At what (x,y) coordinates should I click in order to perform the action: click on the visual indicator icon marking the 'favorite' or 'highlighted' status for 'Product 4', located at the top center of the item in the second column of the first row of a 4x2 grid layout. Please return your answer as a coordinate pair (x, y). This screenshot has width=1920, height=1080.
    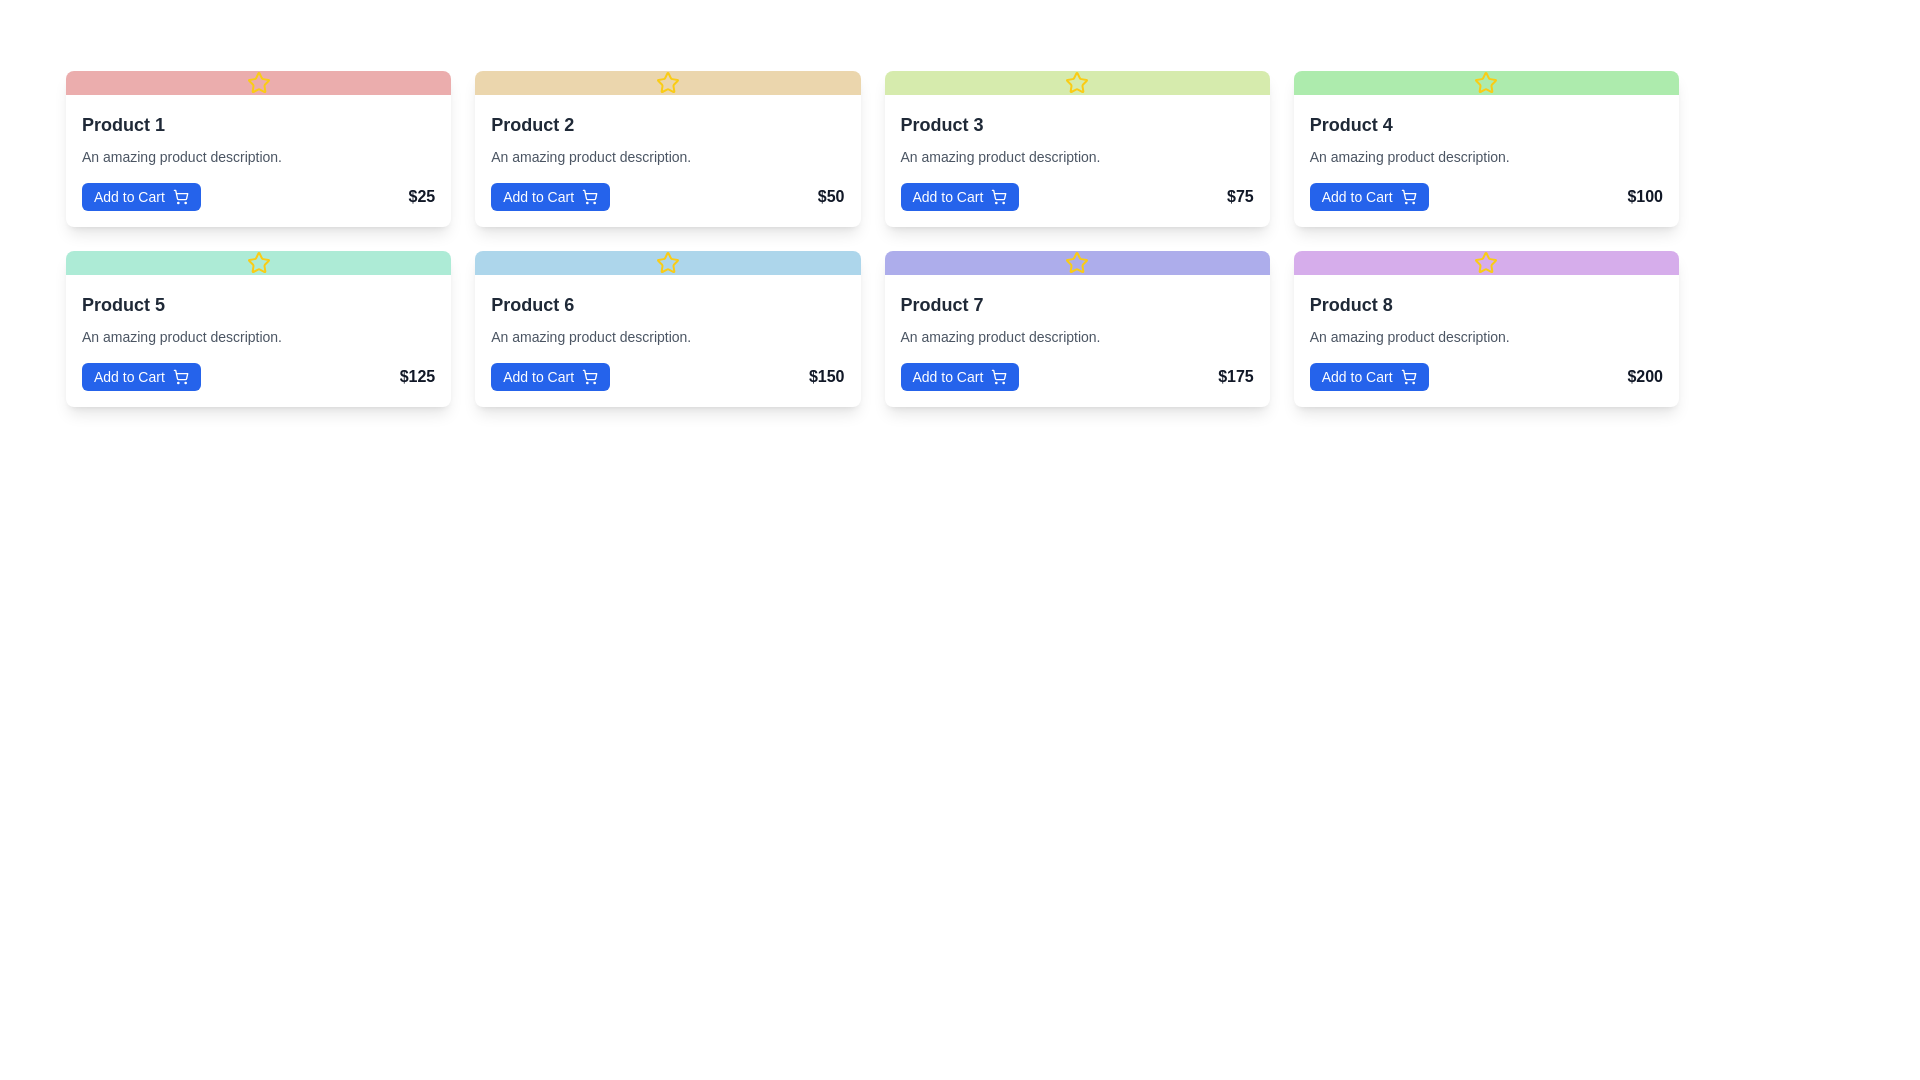
    Looking at the image, I should click on (1486, 81).